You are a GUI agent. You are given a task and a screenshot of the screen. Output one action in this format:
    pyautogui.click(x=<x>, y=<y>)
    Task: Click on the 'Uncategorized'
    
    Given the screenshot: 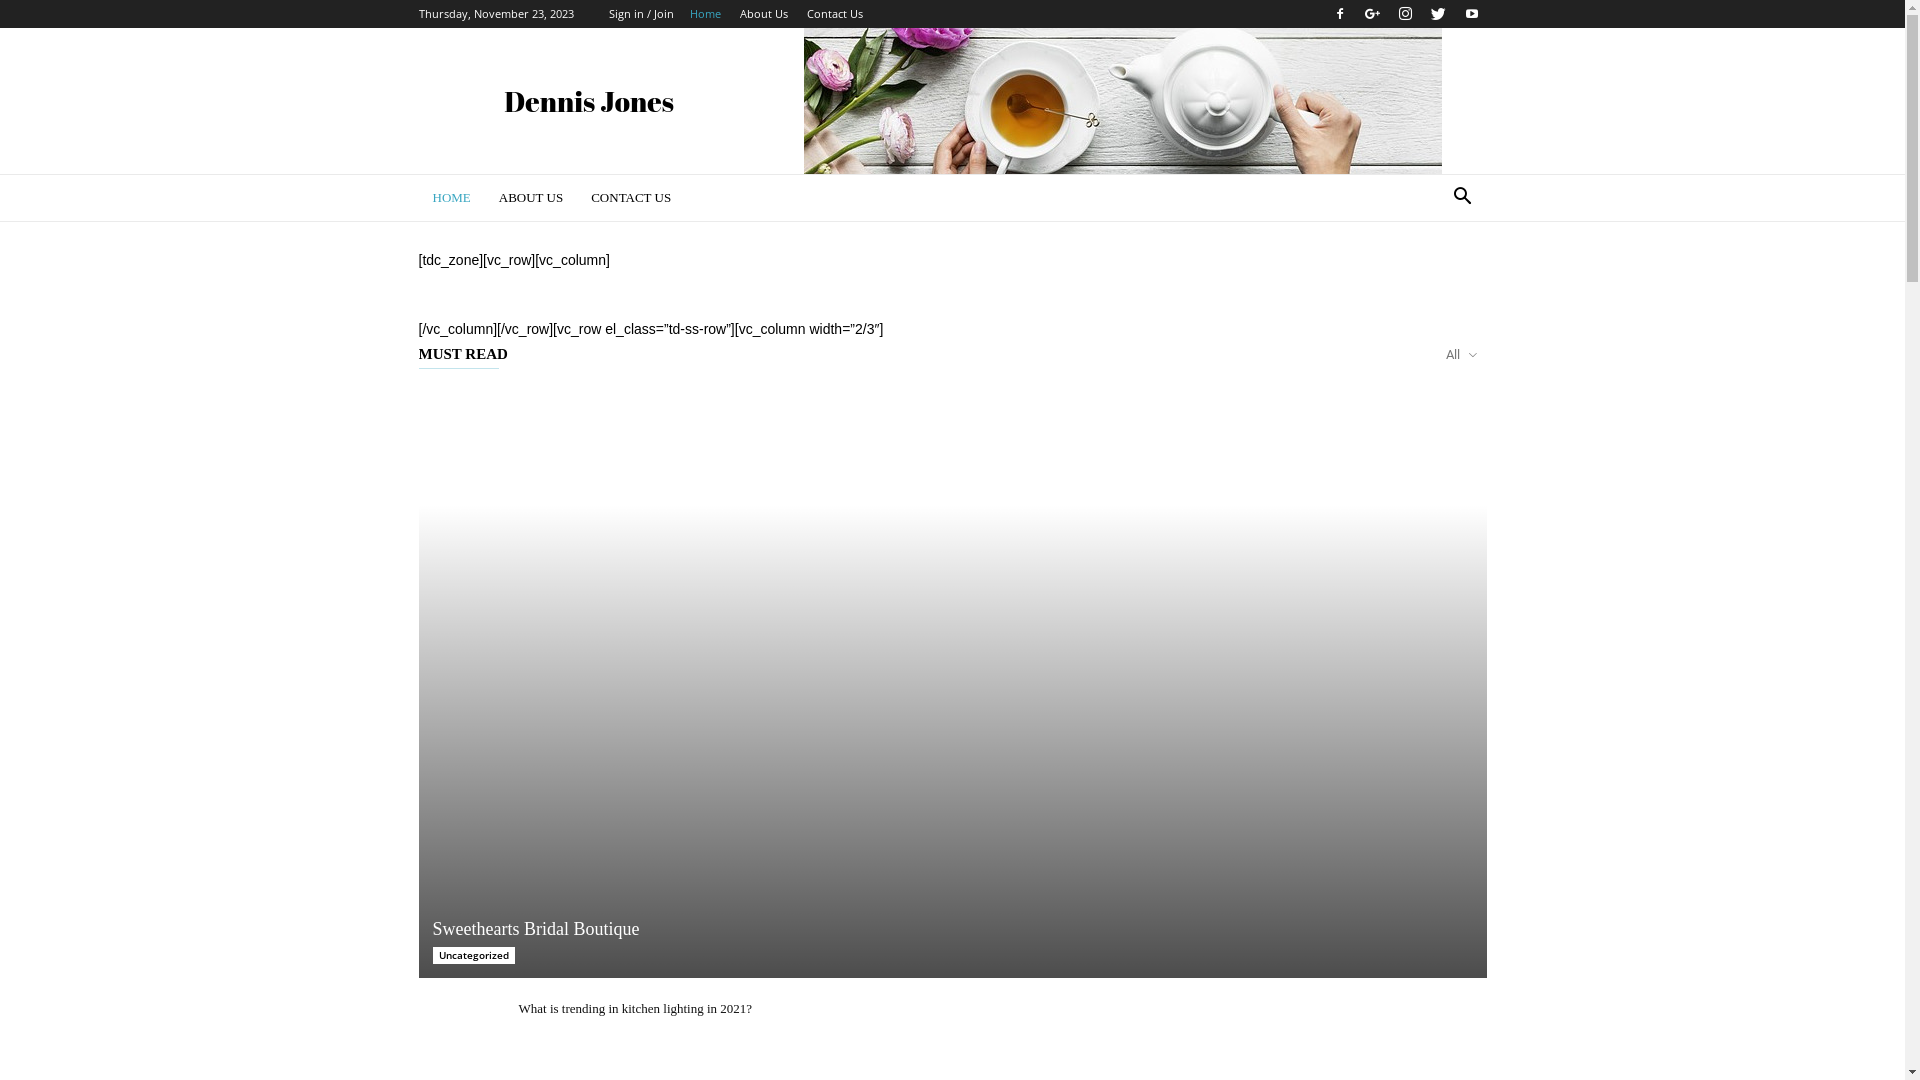 What is the action you would take?
    pyautogui.click(x=472, y=954)
    